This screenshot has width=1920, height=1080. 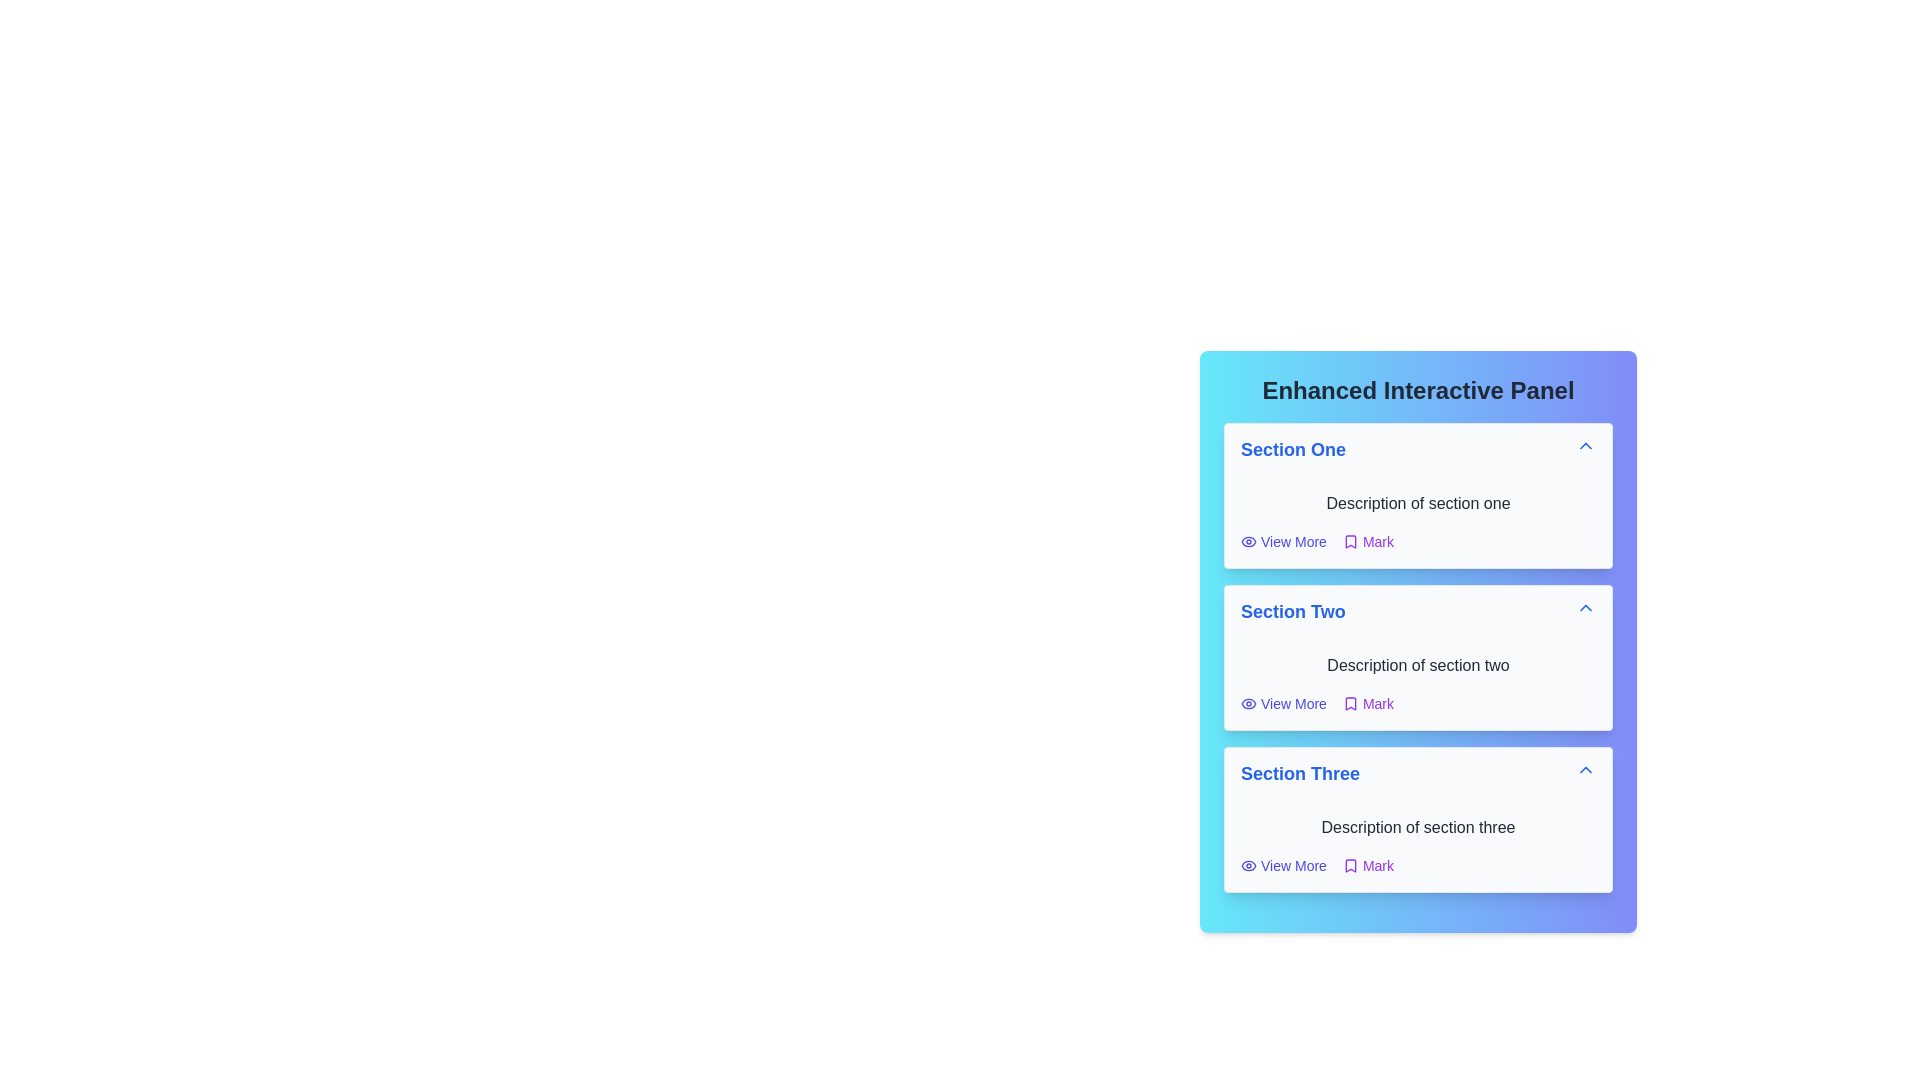 What do you see at coordinates (1584, 445) in the screenshot?
I see `the chevron-up icon located at the top-right corner of the 'Section One' header` at bounding box center [1584, 445].